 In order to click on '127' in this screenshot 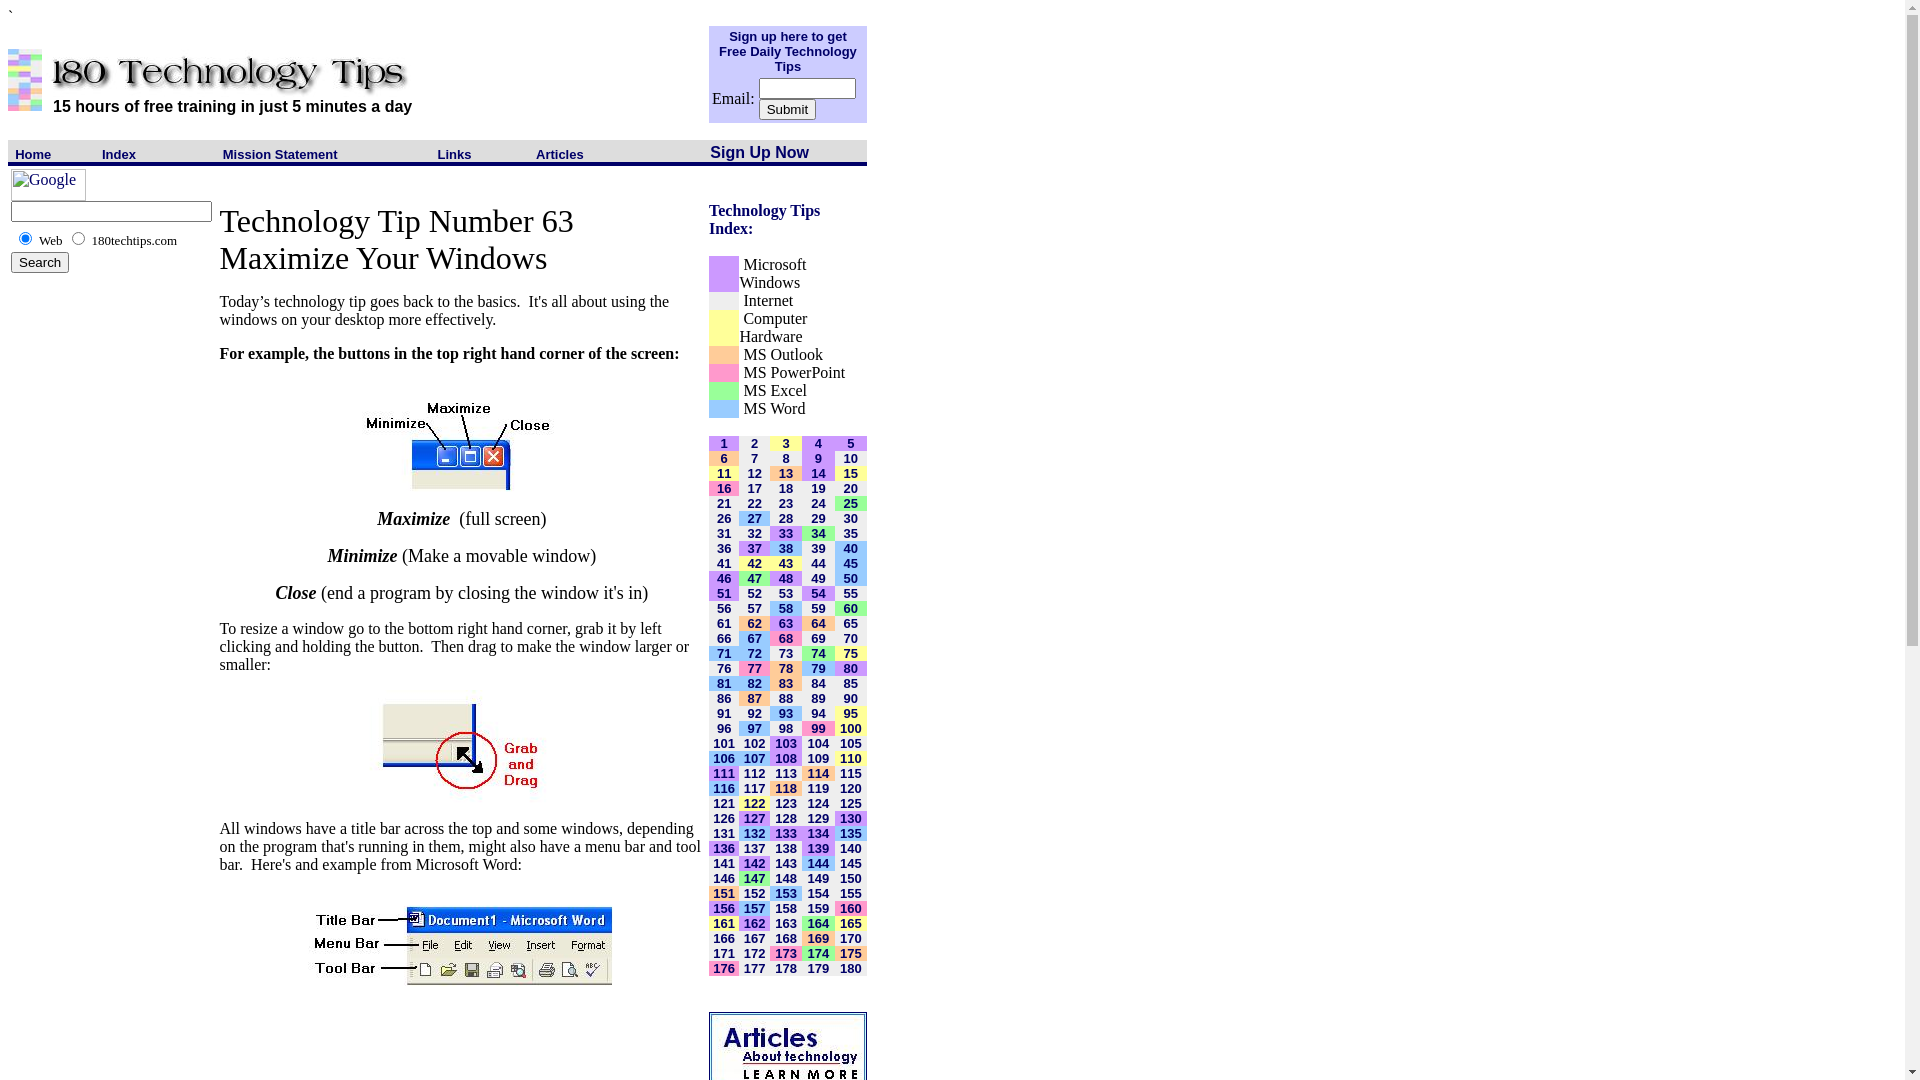, I will do `click(753, 817)`.